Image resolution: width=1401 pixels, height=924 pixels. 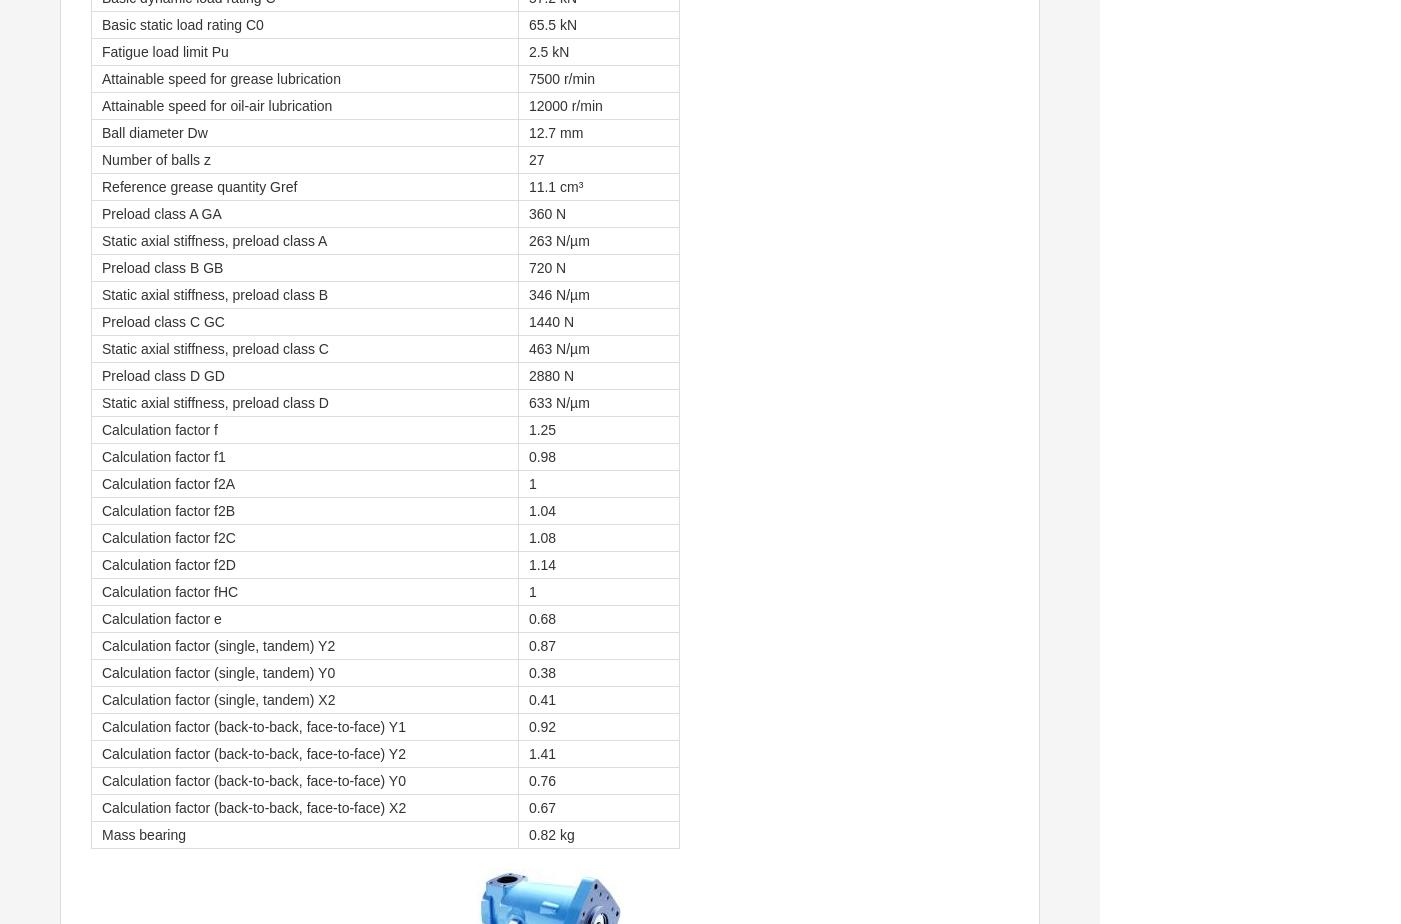 What do you see at coordinates (527, 25) in the screenshot?
I see `'65.5 kN'` at bounding box center [527, 25].